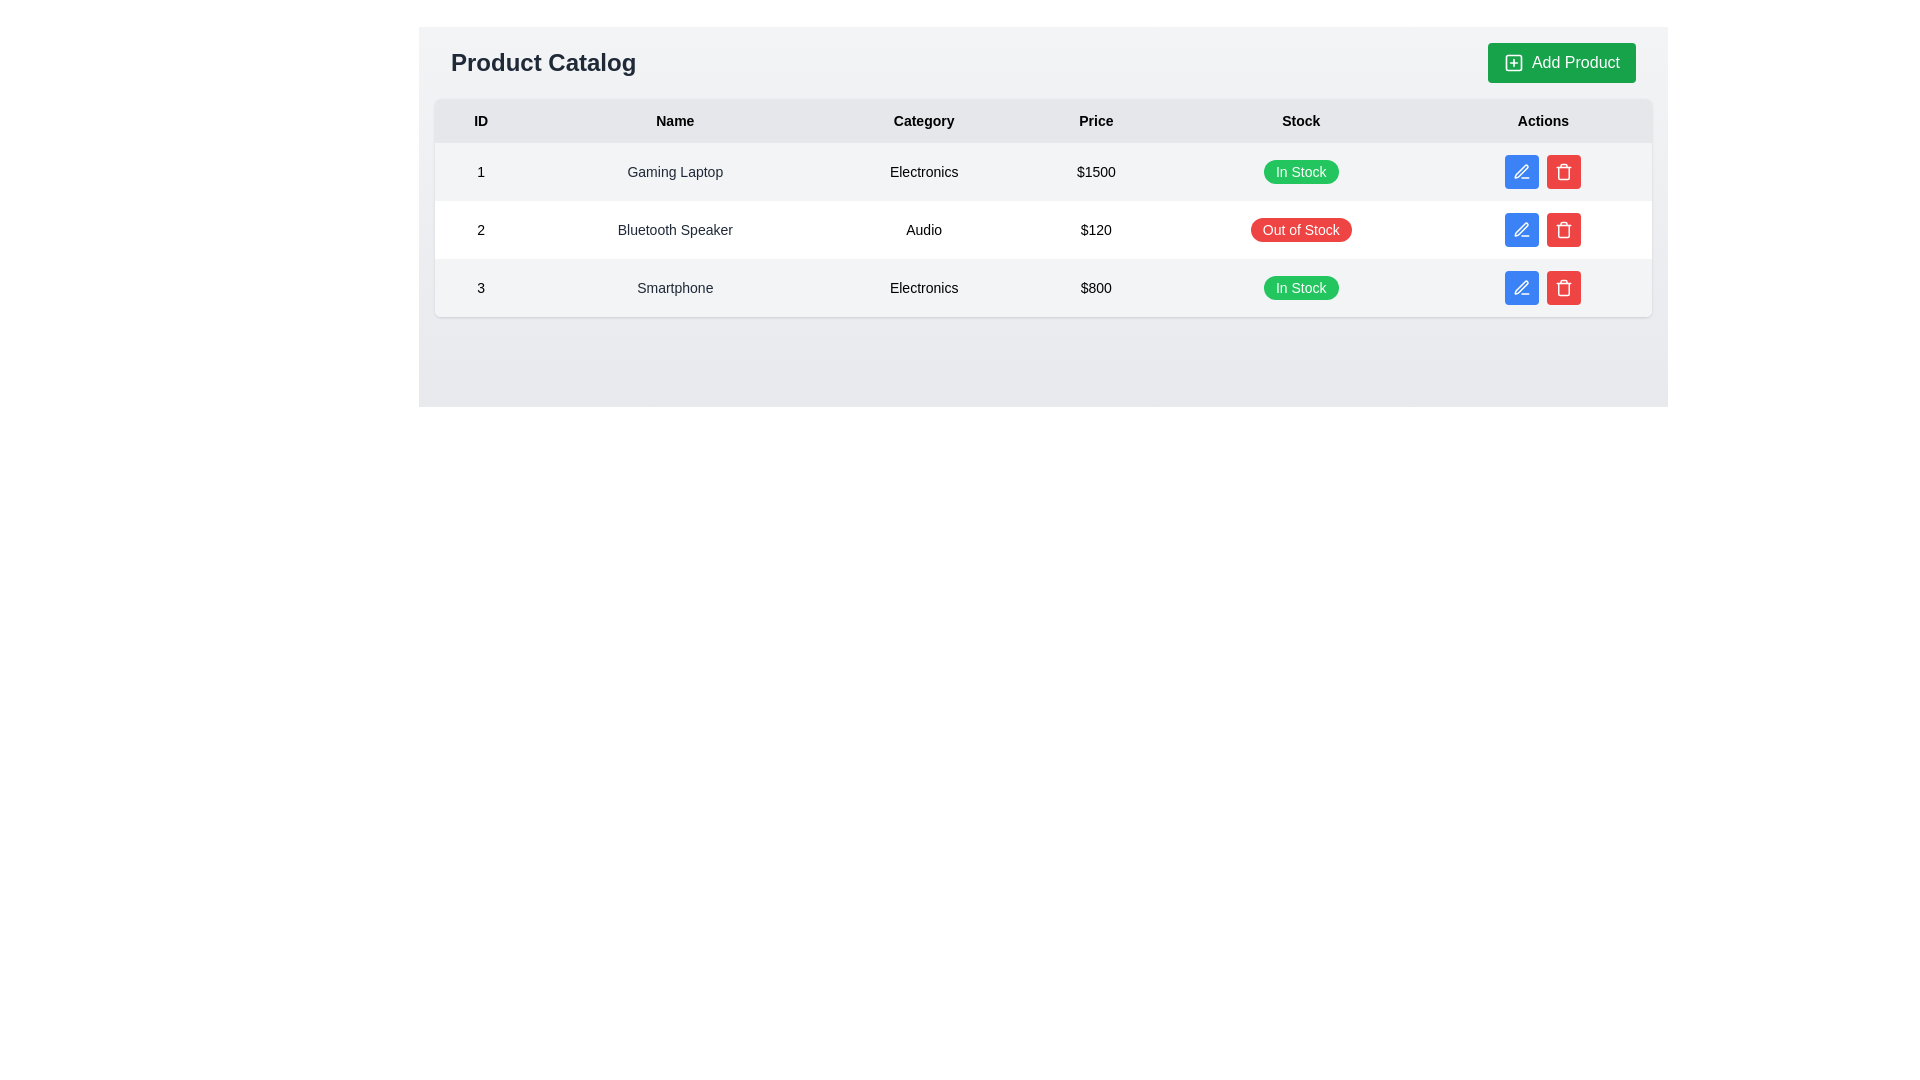 The height and width of the screenshot is (1080, 1920). I want to click on the 'Actions' table header cell, which is the last column in the visible table header, located to the right of the 'Stock' column and styled with bold, centered text in a light gray rectangular cell, so click(1542, 120).